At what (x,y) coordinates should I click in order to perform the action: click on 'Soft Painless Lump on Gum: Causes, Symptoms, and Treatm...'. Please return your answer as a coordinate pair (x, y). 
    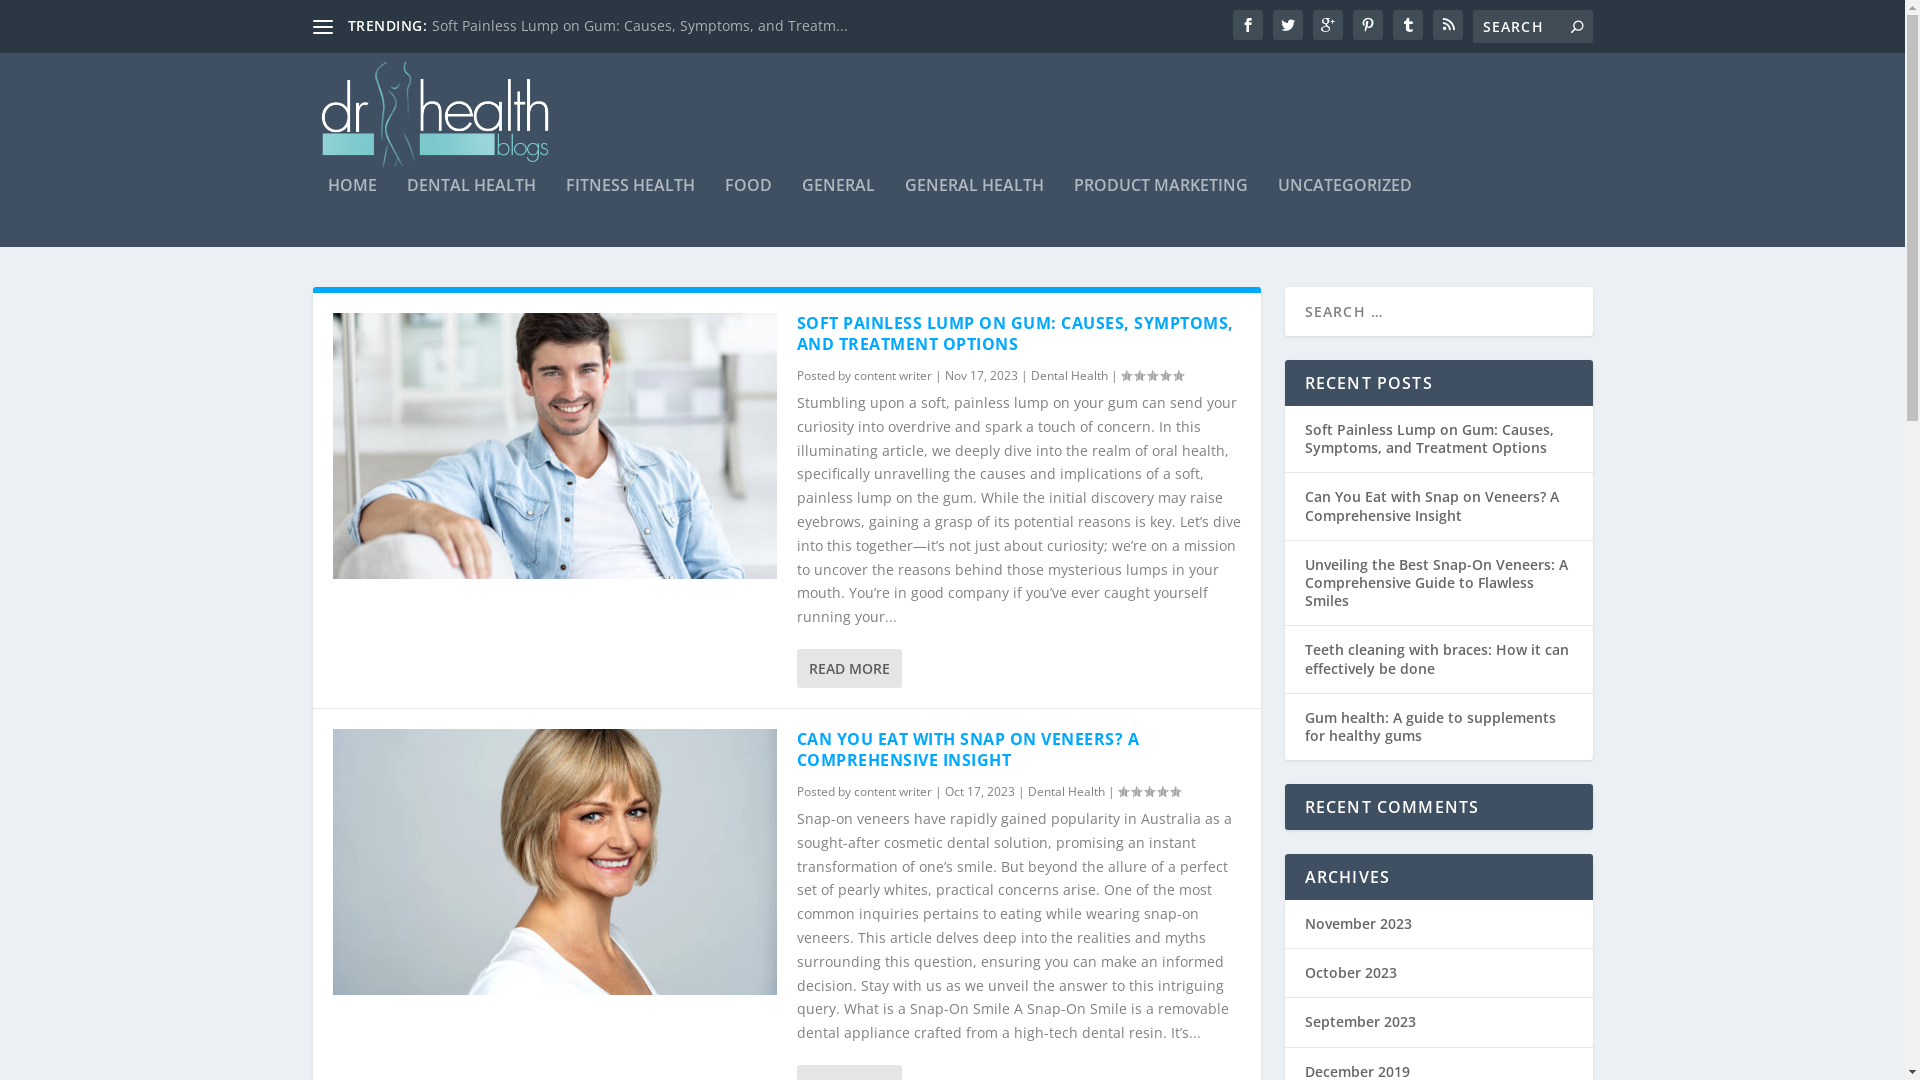
    Looking at the image, I should click on (638, 25).